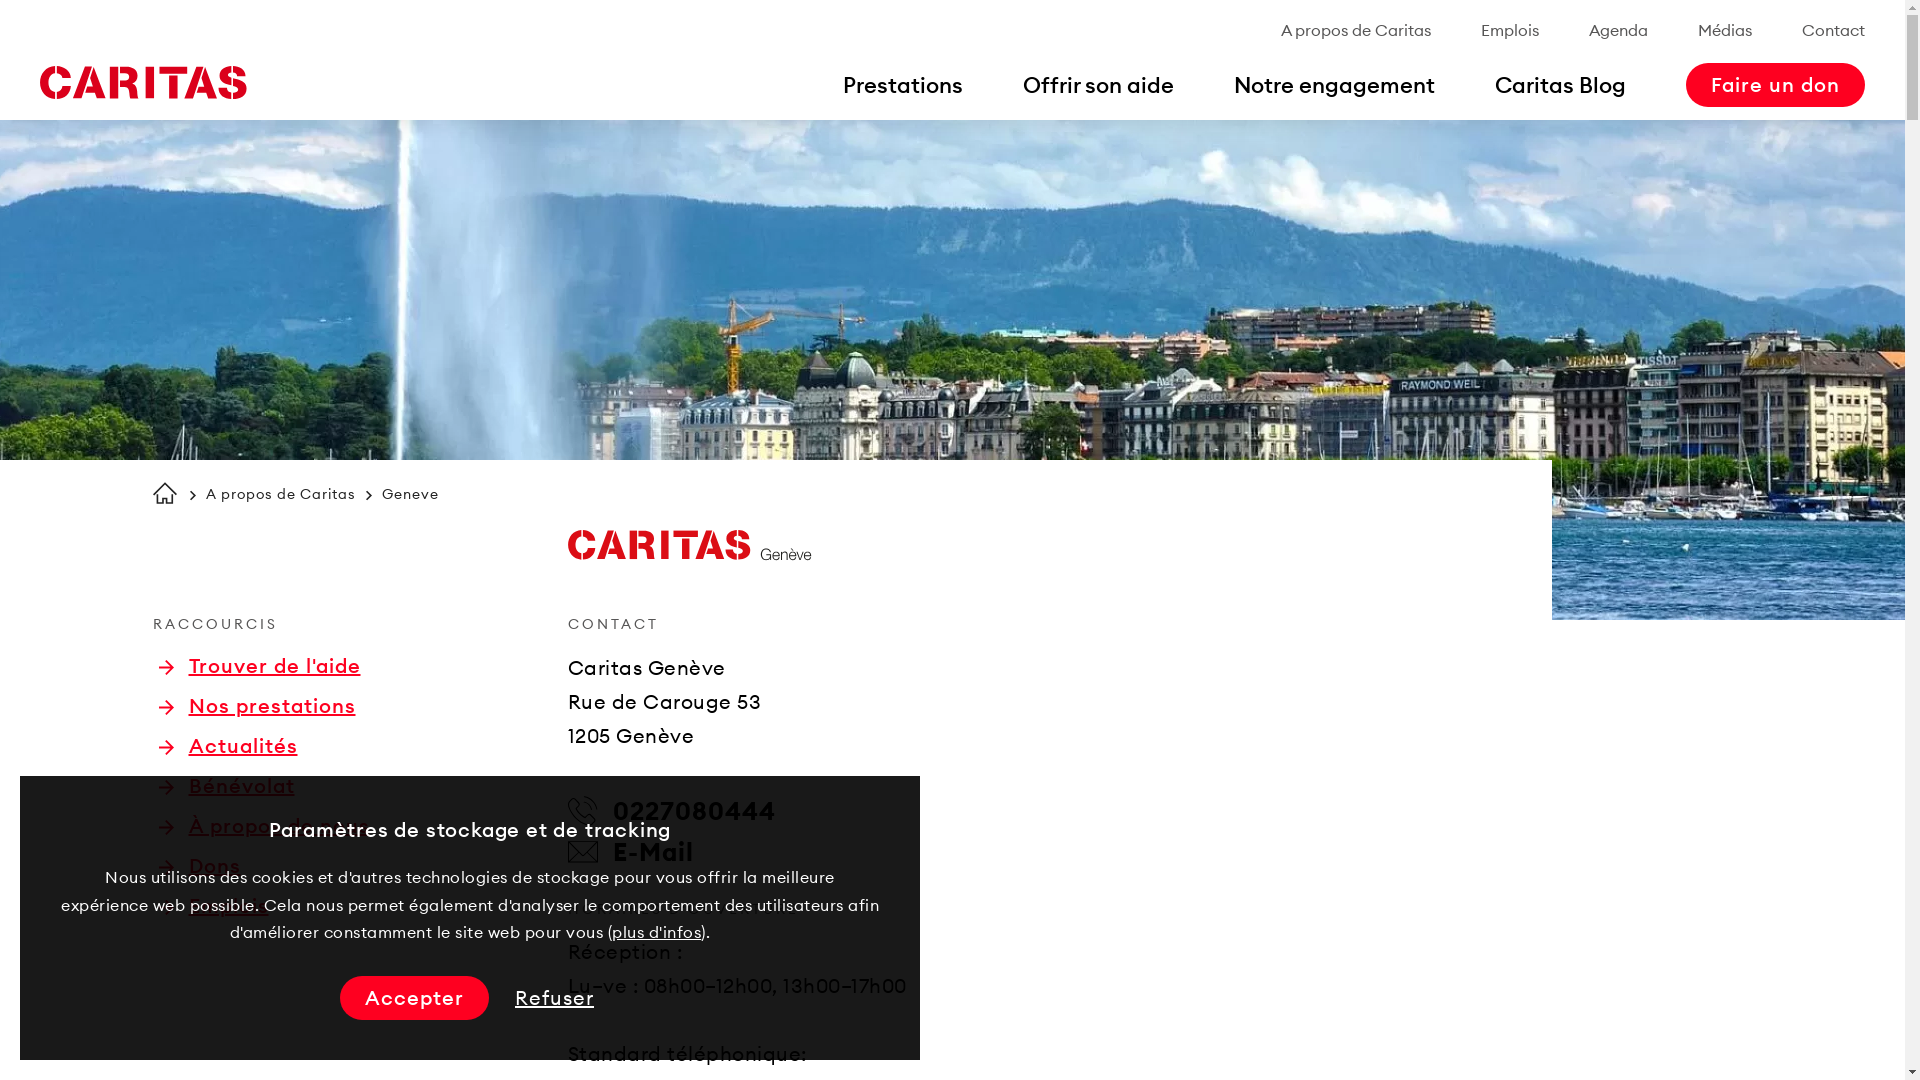 Image resolution: width=1920 pixels, height=1080 pixels. Describe the element at coordinates (258, 666) in the screenshot. I see `'Trouver de l'aide'` at that location.